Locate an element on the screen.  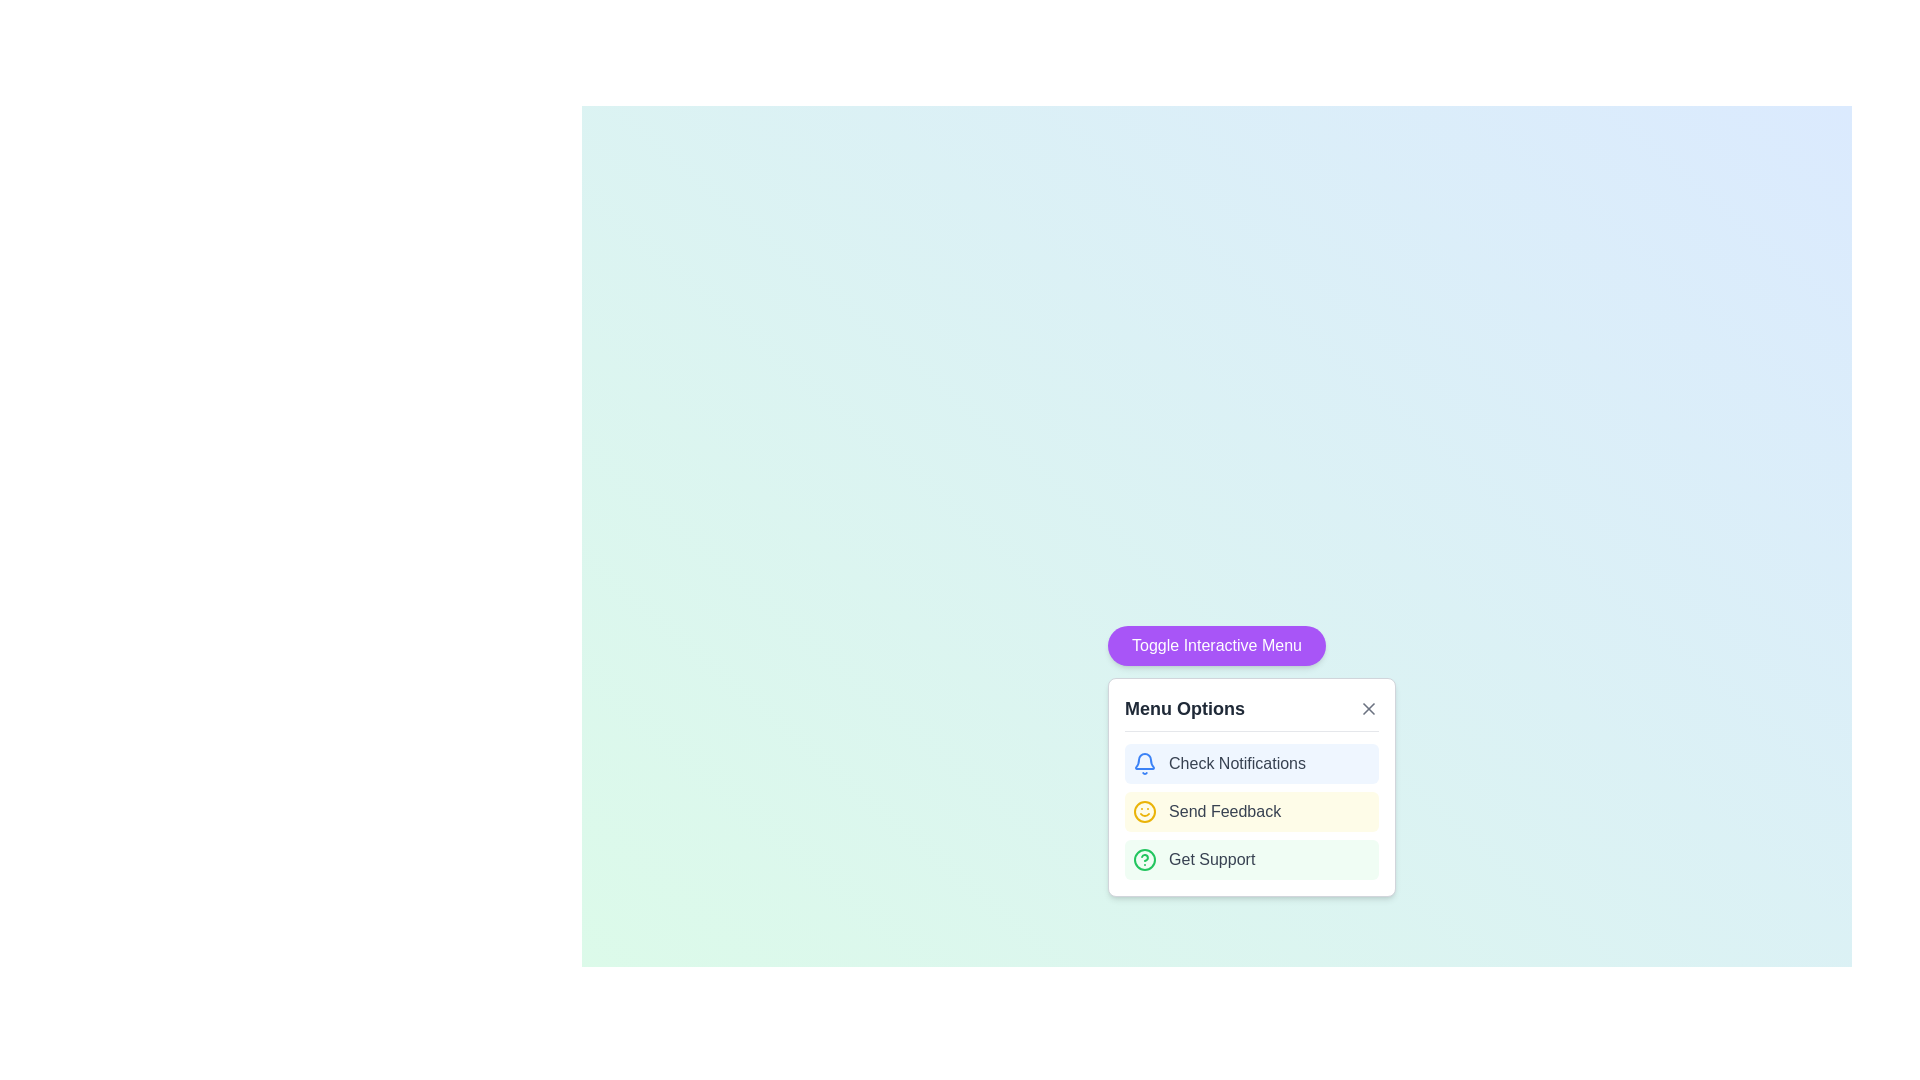
the core circle of the smiling face icon located in the Menu Options section to visually communicate feedback or emotion is located at coordinates (1145, 812).